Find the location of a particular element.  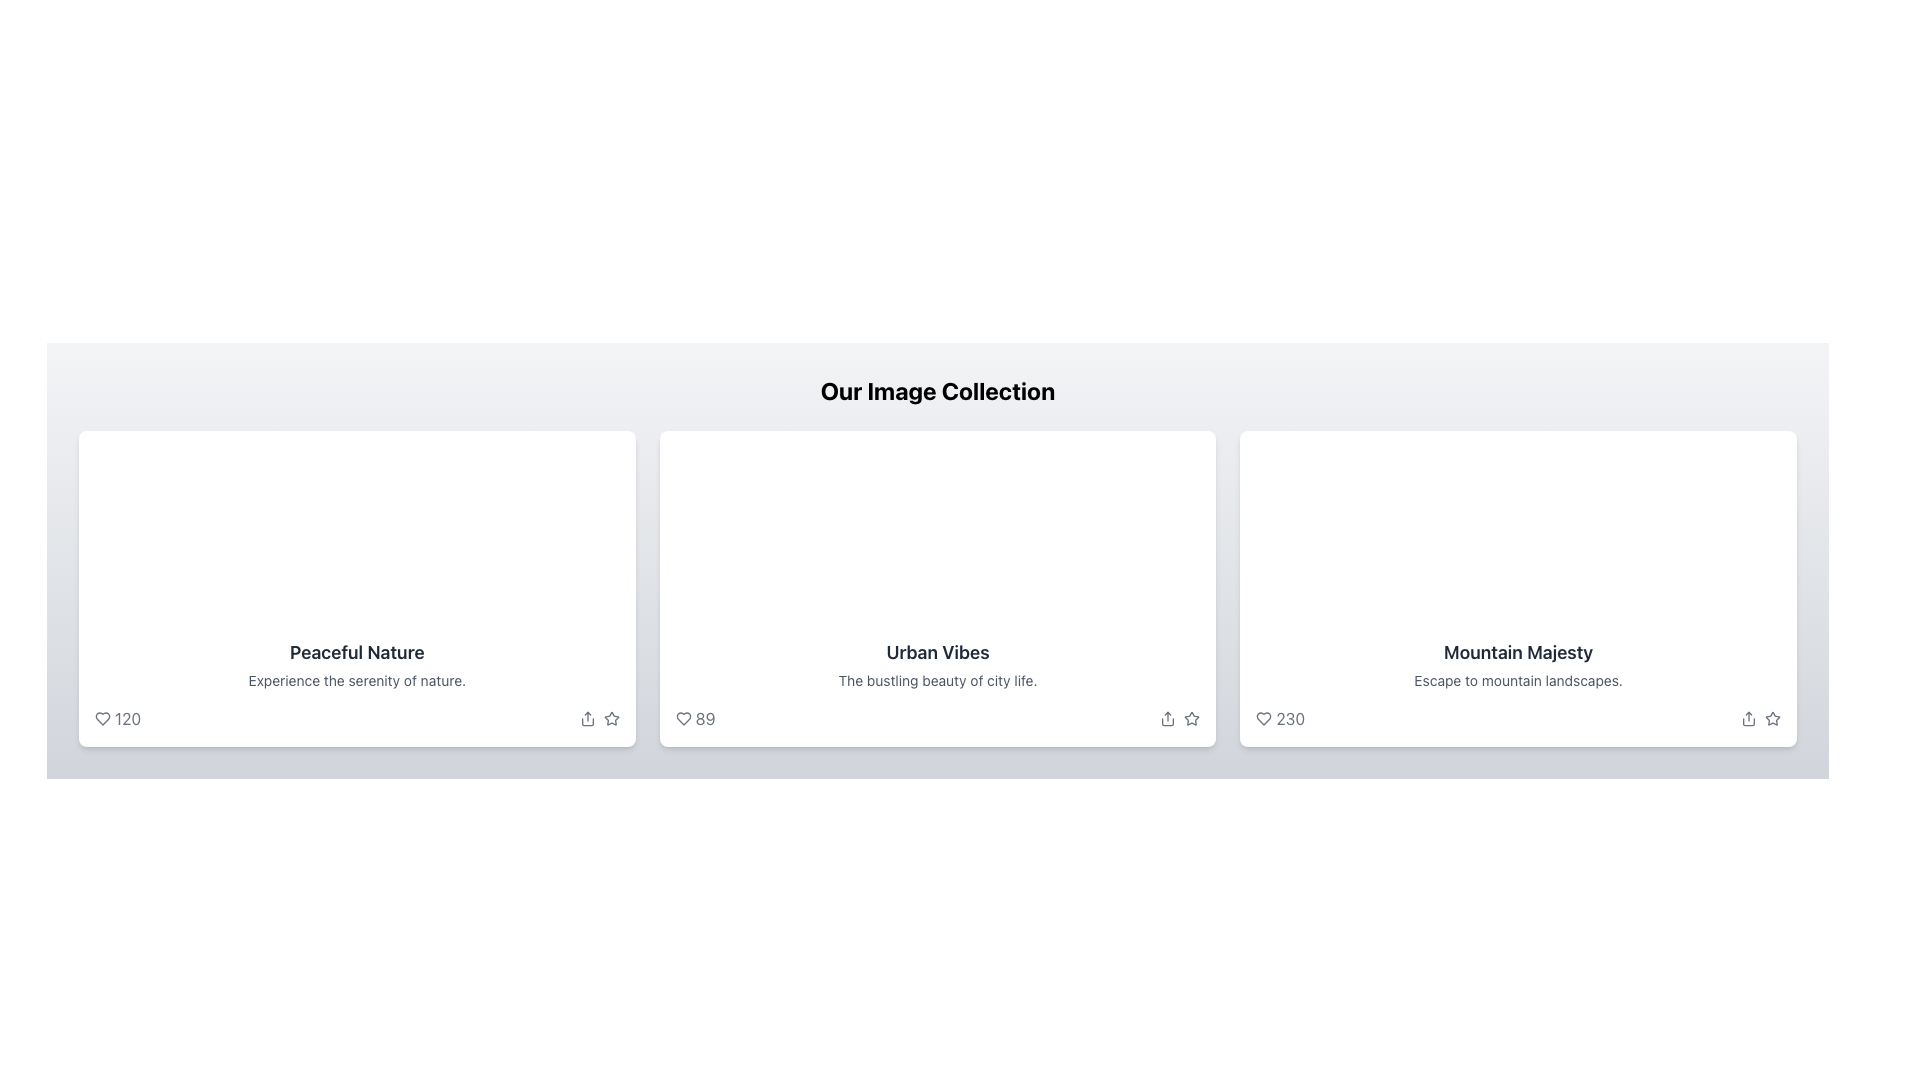

the upward arrow icon located in the bottom-right section of the second card titled 'Urban Vibes' to share is located at coordinates (1180, 717).